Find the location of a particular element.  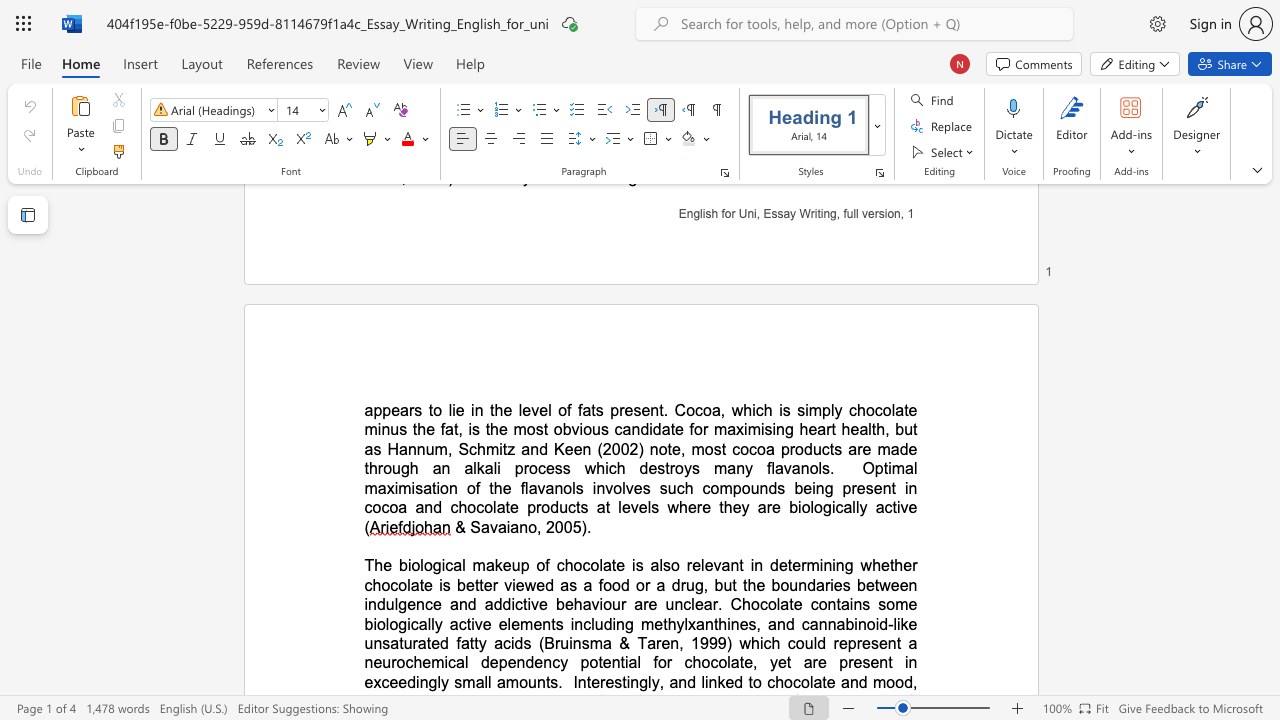

the subset text "esent" within the text "a neurochemical dependency potential for chocolate, yet are present in exceedingly small amounts" is located at coordinates (853, 662).